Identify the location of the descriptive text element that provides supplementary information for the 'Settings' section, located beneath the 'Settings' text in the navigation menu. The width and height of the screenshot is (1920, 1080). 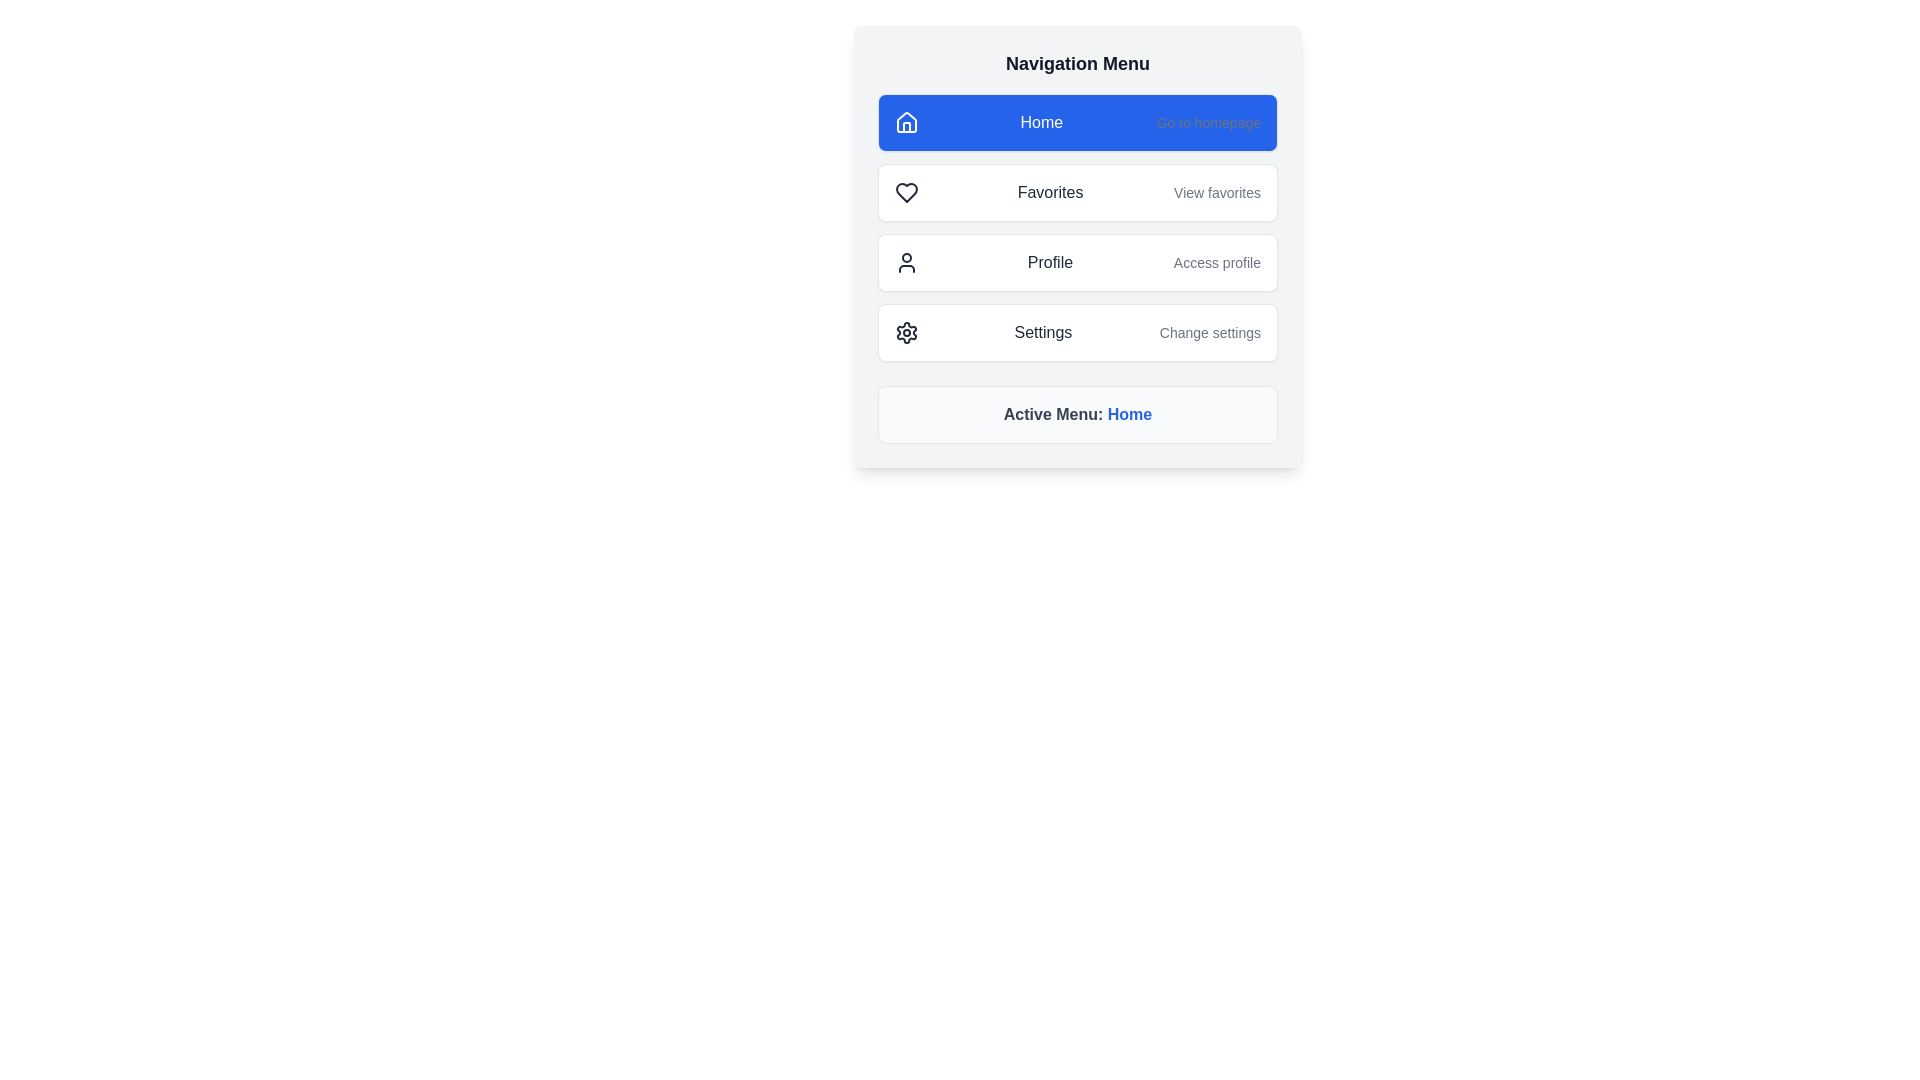
(1209, 331).